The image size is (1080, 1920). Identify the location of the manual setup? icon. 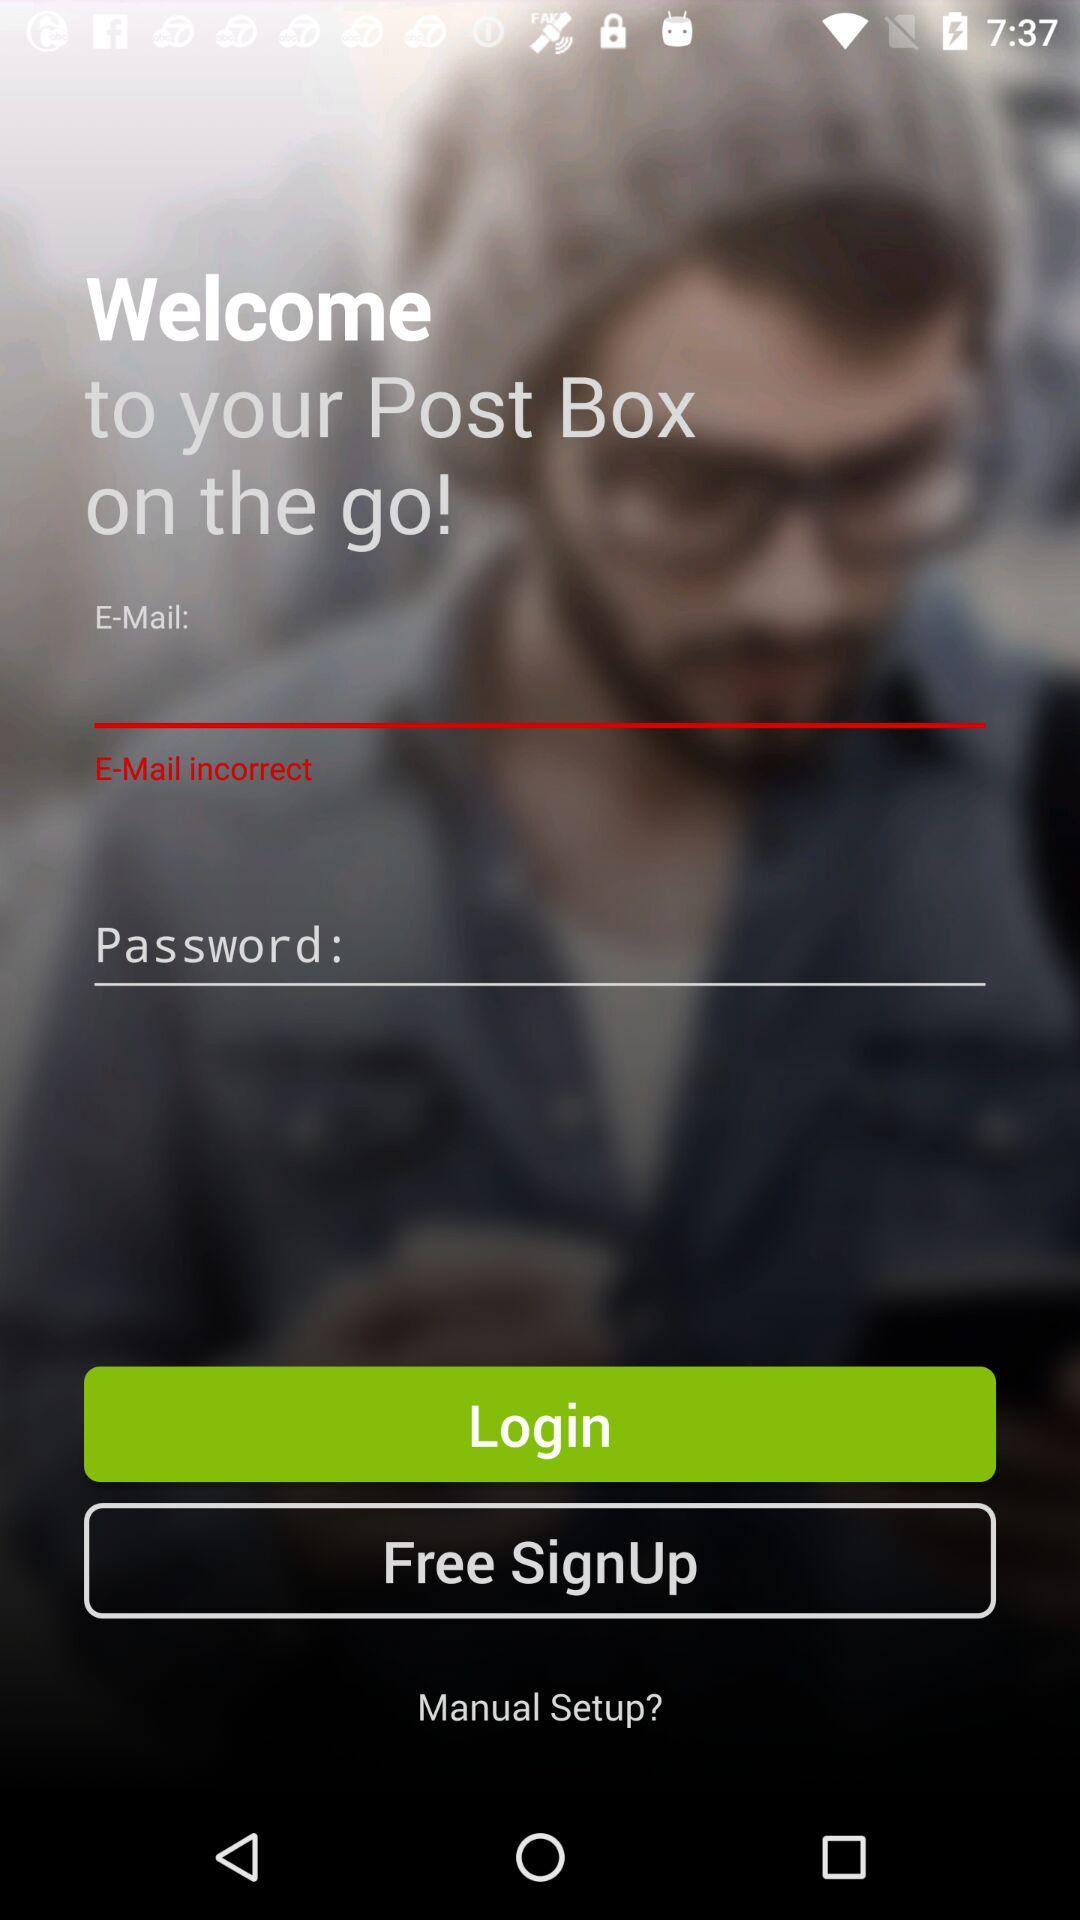
(540, 1705).